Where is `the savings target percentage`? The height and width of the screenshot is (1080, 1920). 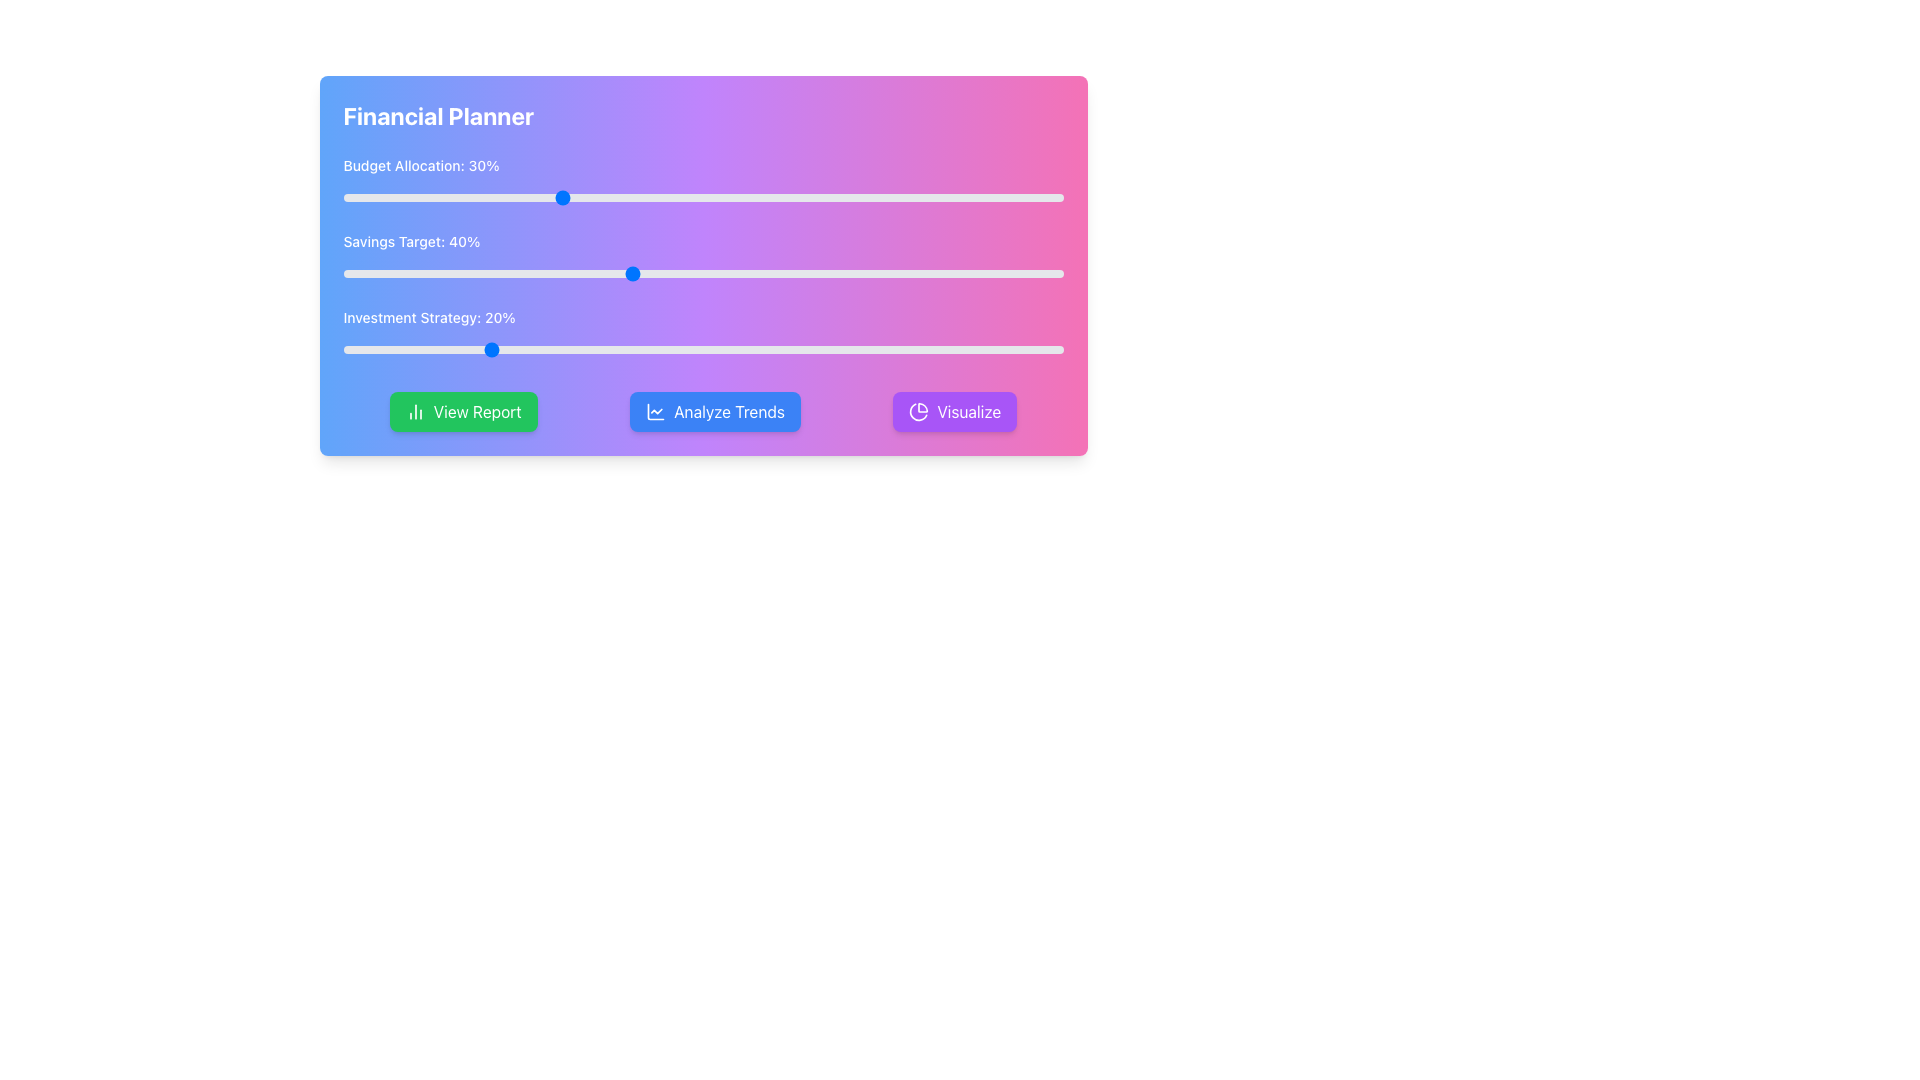
the savings target percentage is located at coordinates (869, 273).